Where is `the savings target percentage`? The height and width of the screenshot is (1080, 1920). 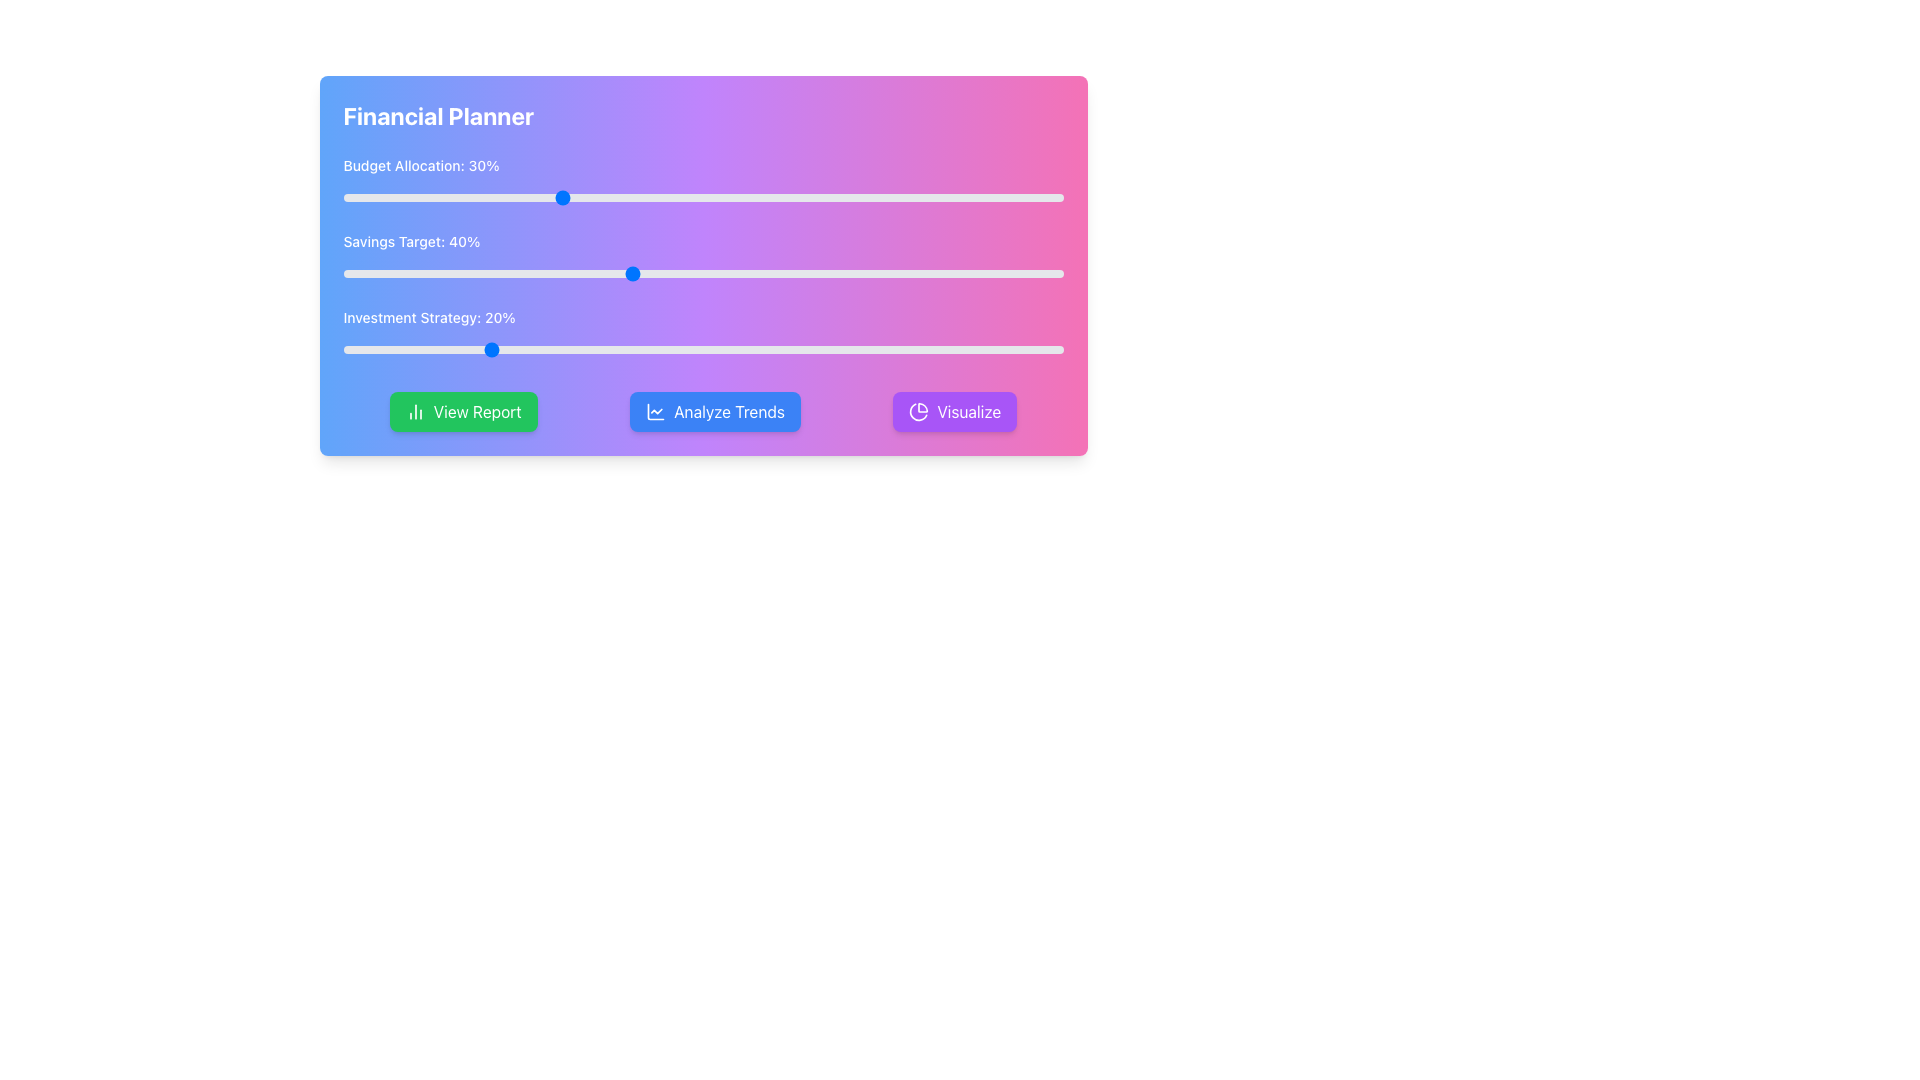
the savings target percentage is located at coordinates (869, 273).